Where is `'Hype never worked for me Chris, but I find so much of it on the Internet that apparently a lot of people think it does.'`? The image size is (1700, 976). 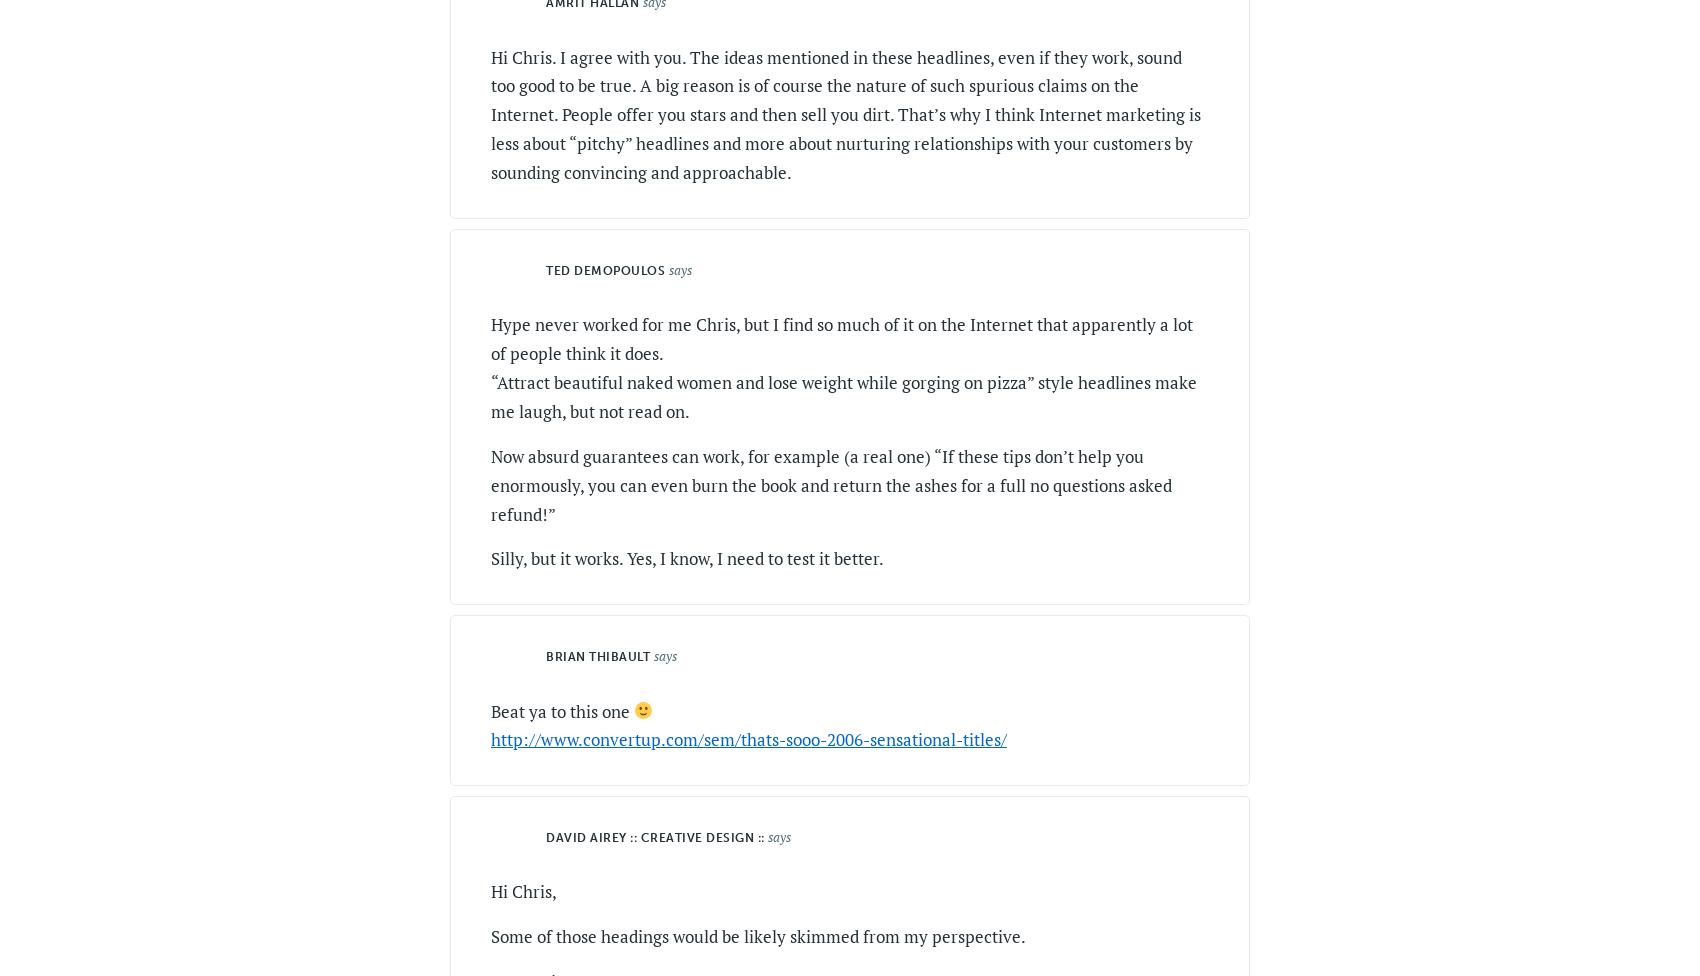 'Hype never worked for me Chris, but I find so much of it on the Internet that apparently a lot of people think it does.' is located at coordinates (841, 338).